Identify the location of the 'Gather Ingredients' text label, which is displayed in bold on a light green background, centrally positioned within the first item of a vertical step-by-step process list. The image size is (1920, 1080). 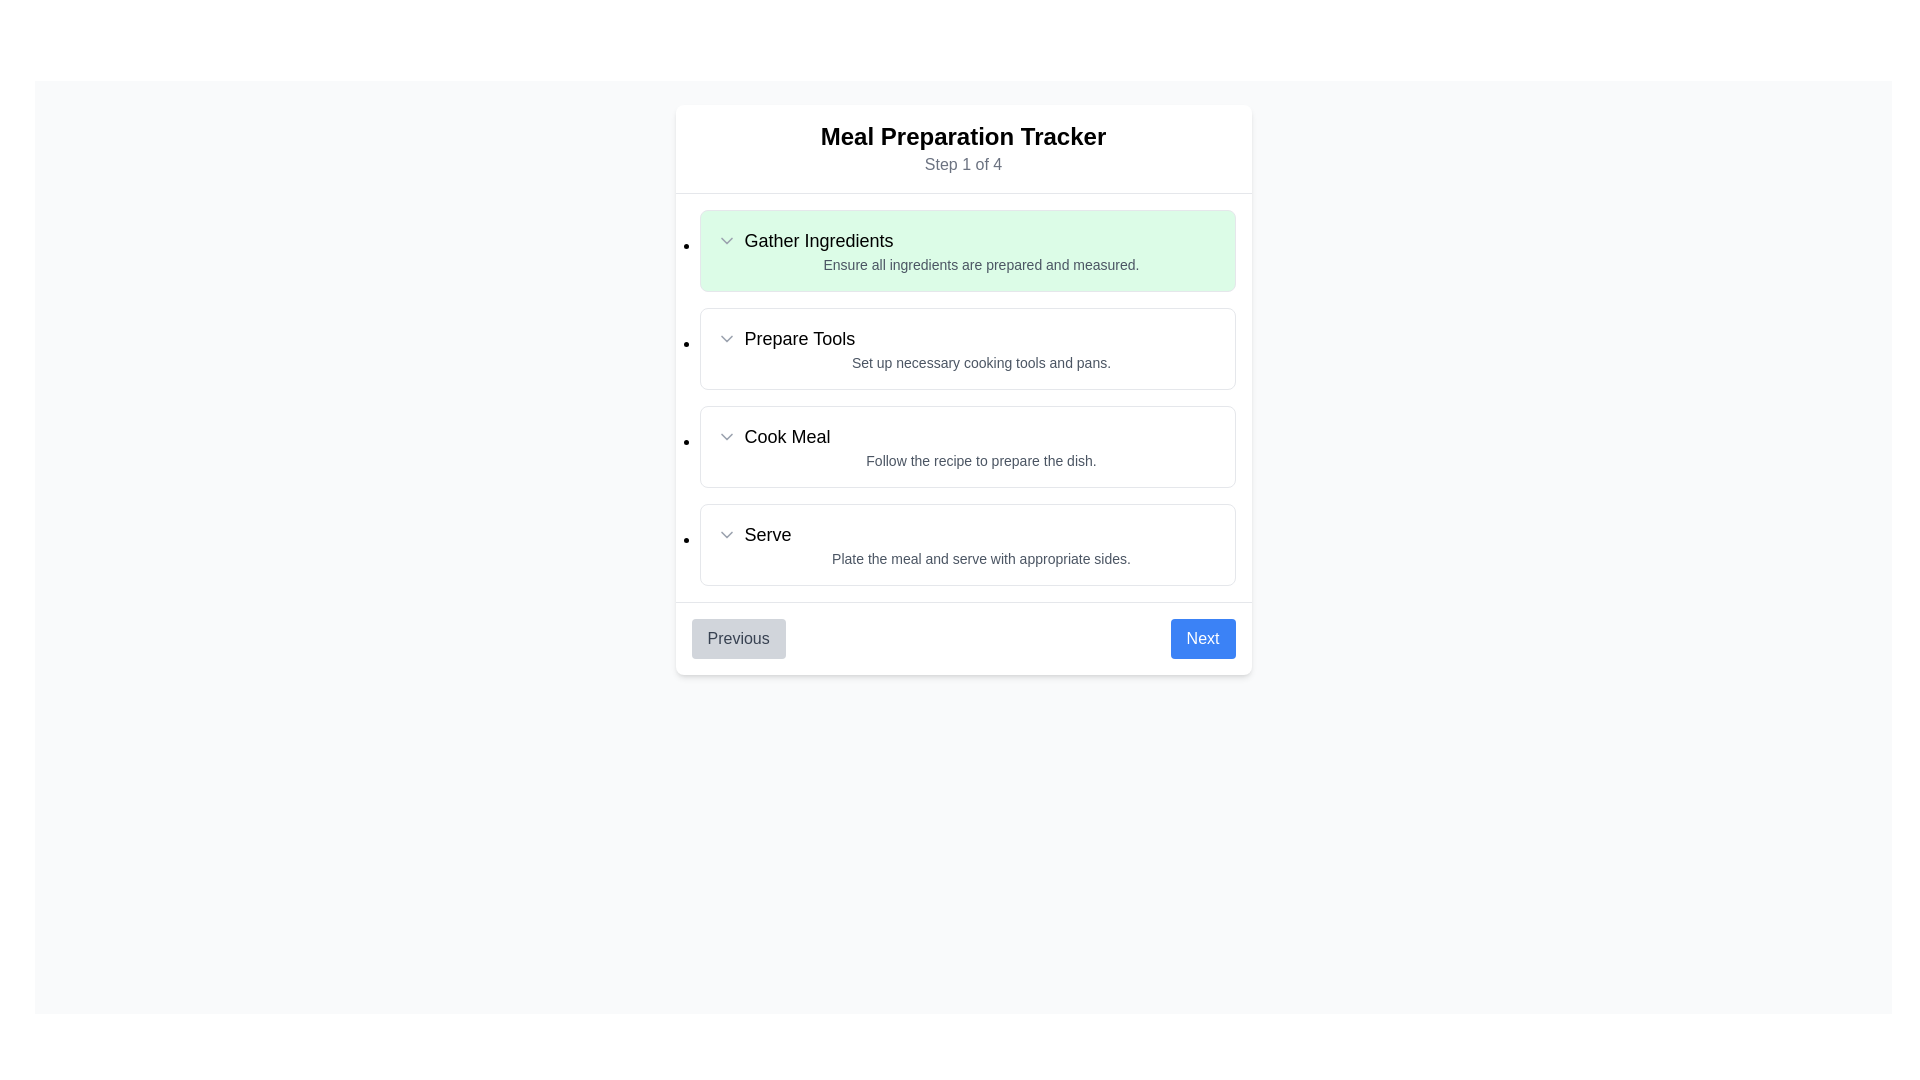
(819, 239).